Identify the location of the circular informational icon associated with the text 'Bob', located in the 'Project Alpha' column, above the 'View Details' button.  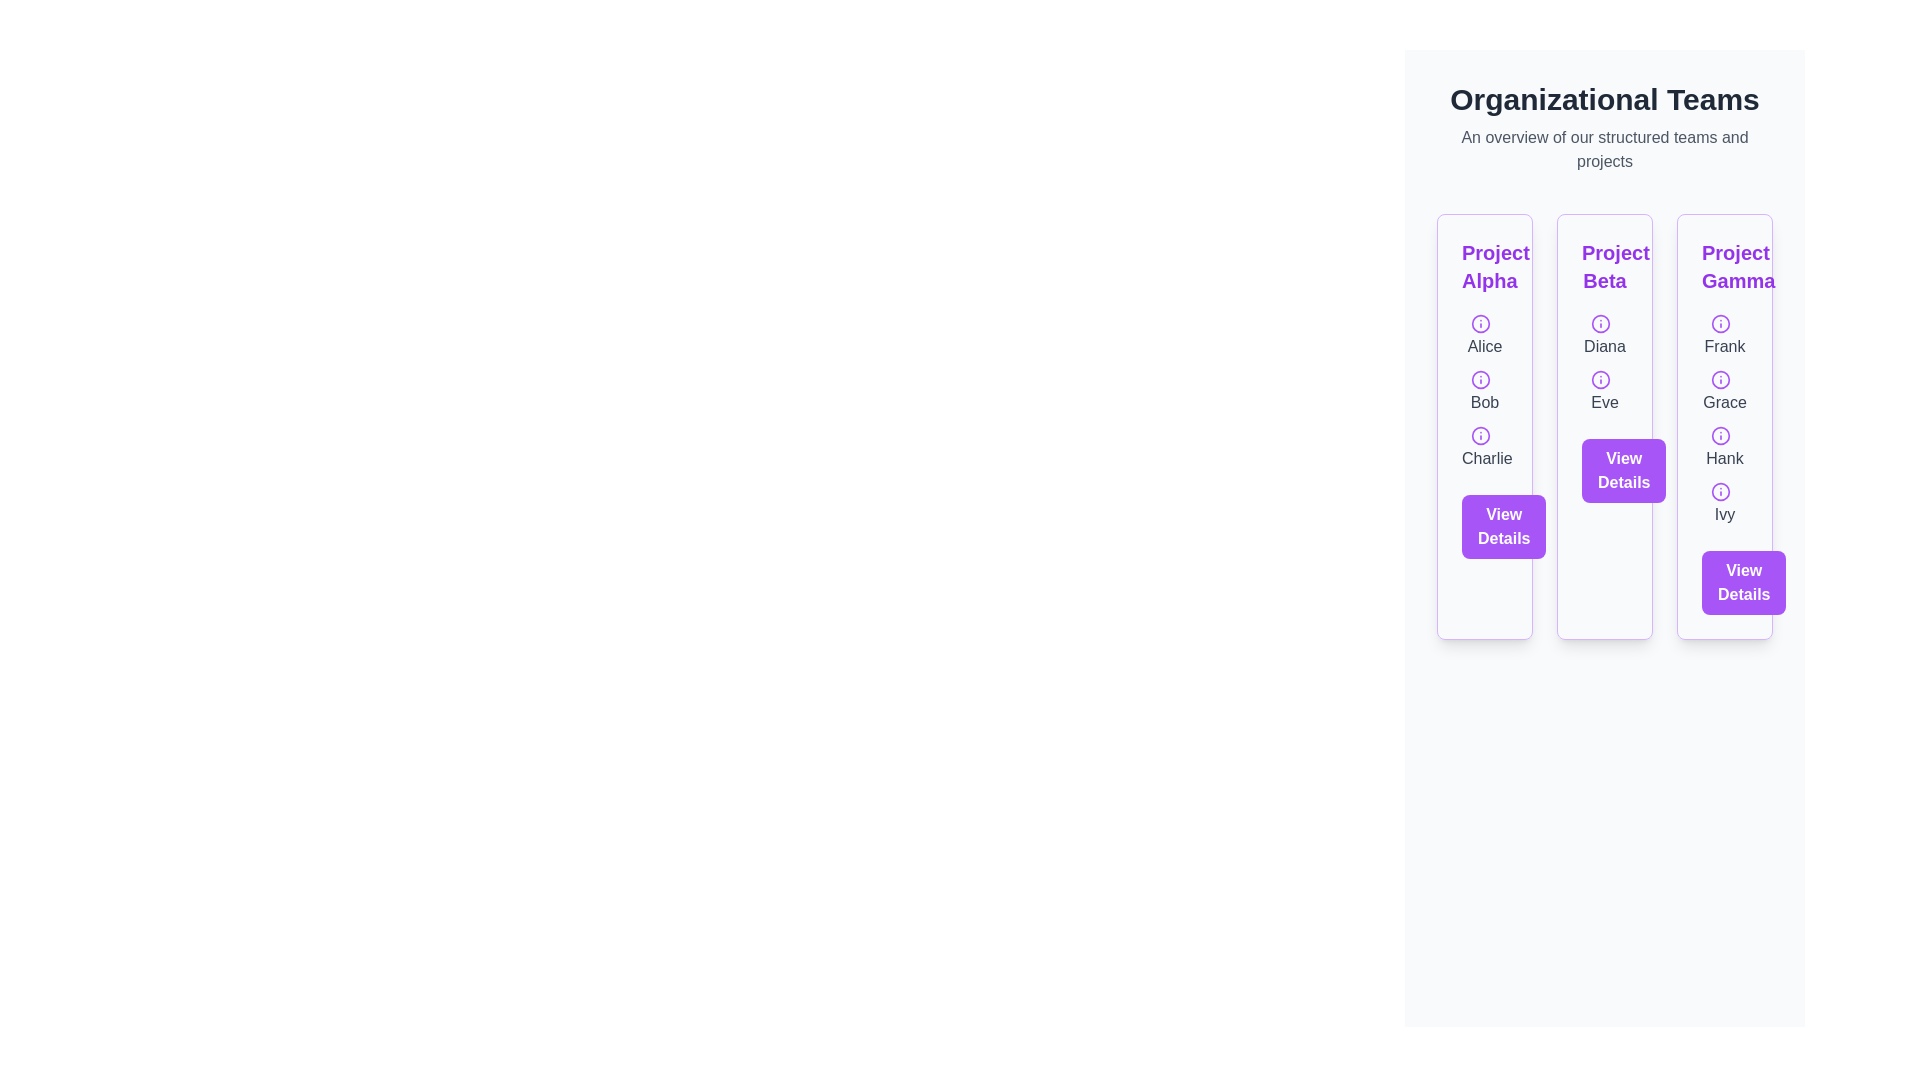
(1481, 378).